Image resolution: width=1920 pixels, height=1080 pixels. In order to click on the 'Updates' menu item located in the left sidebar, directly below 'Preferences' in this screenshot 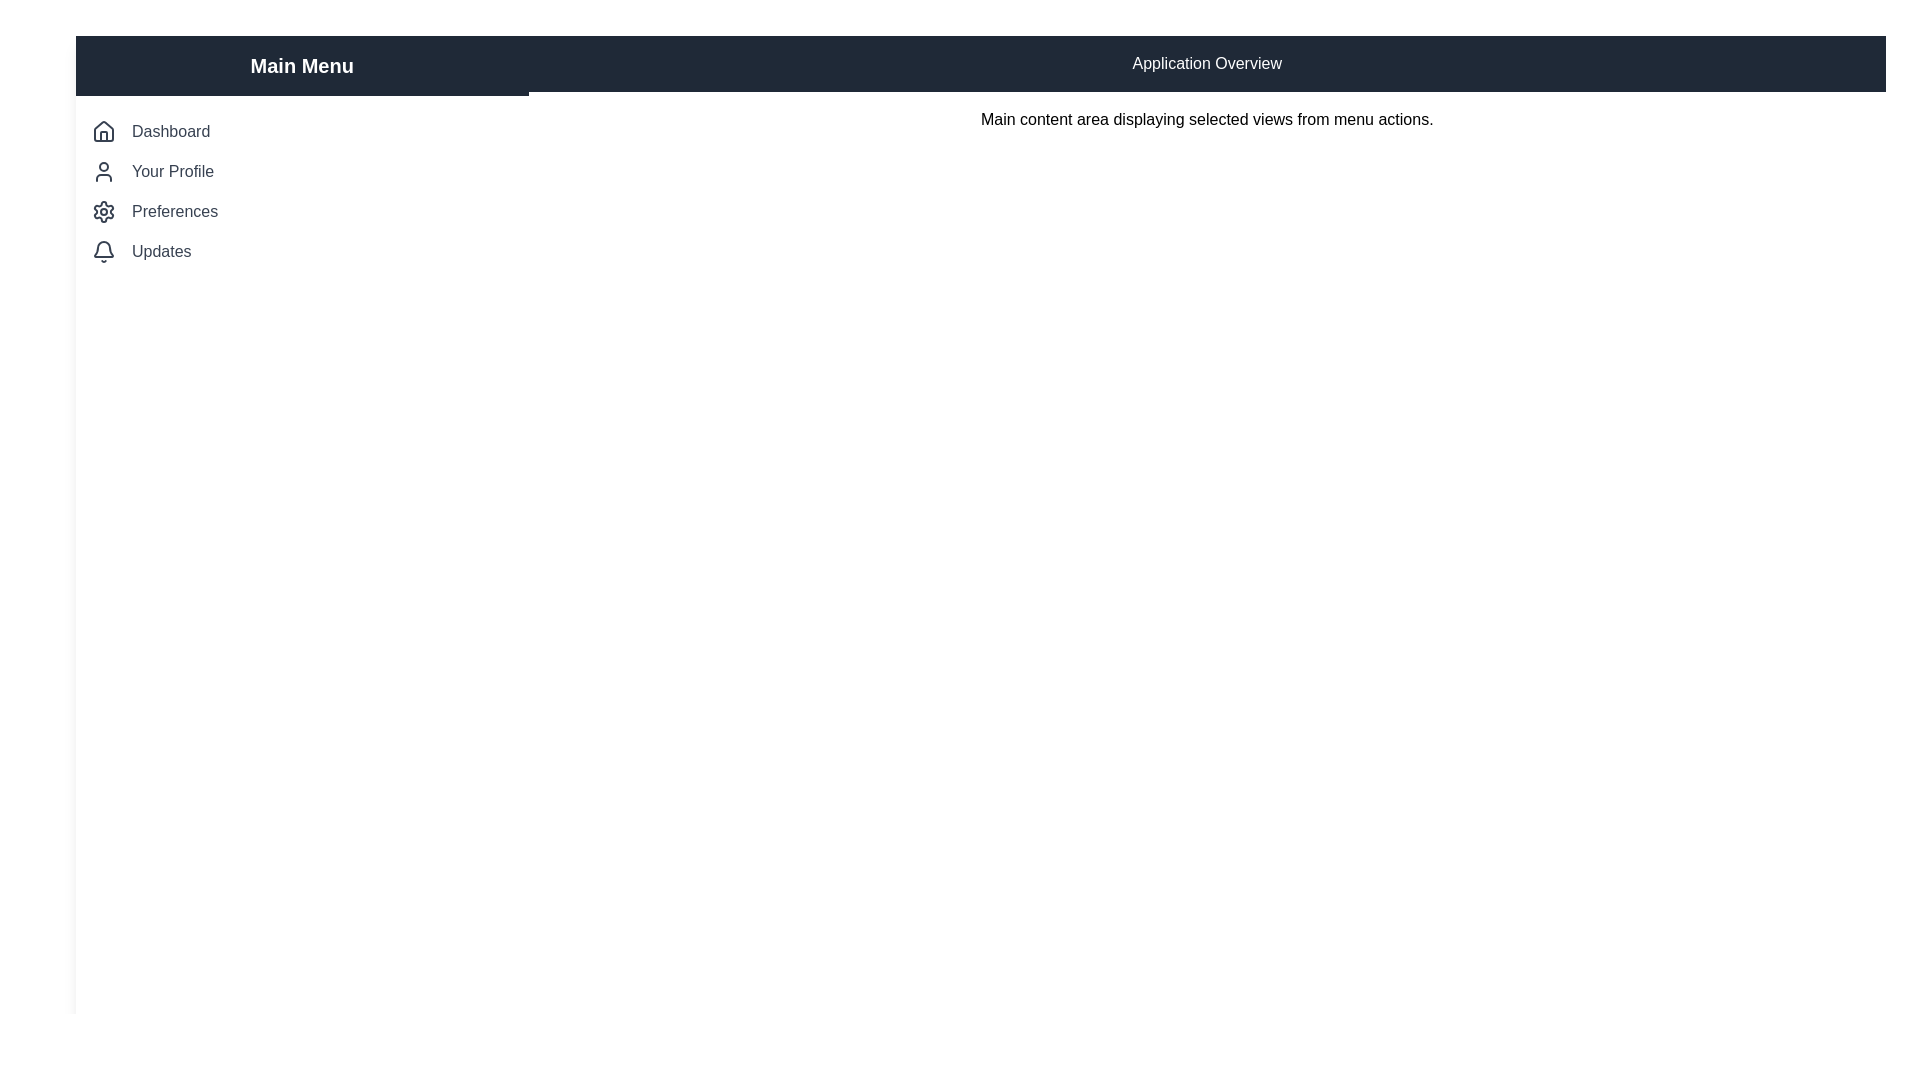, I will do `click(301, 250)`.